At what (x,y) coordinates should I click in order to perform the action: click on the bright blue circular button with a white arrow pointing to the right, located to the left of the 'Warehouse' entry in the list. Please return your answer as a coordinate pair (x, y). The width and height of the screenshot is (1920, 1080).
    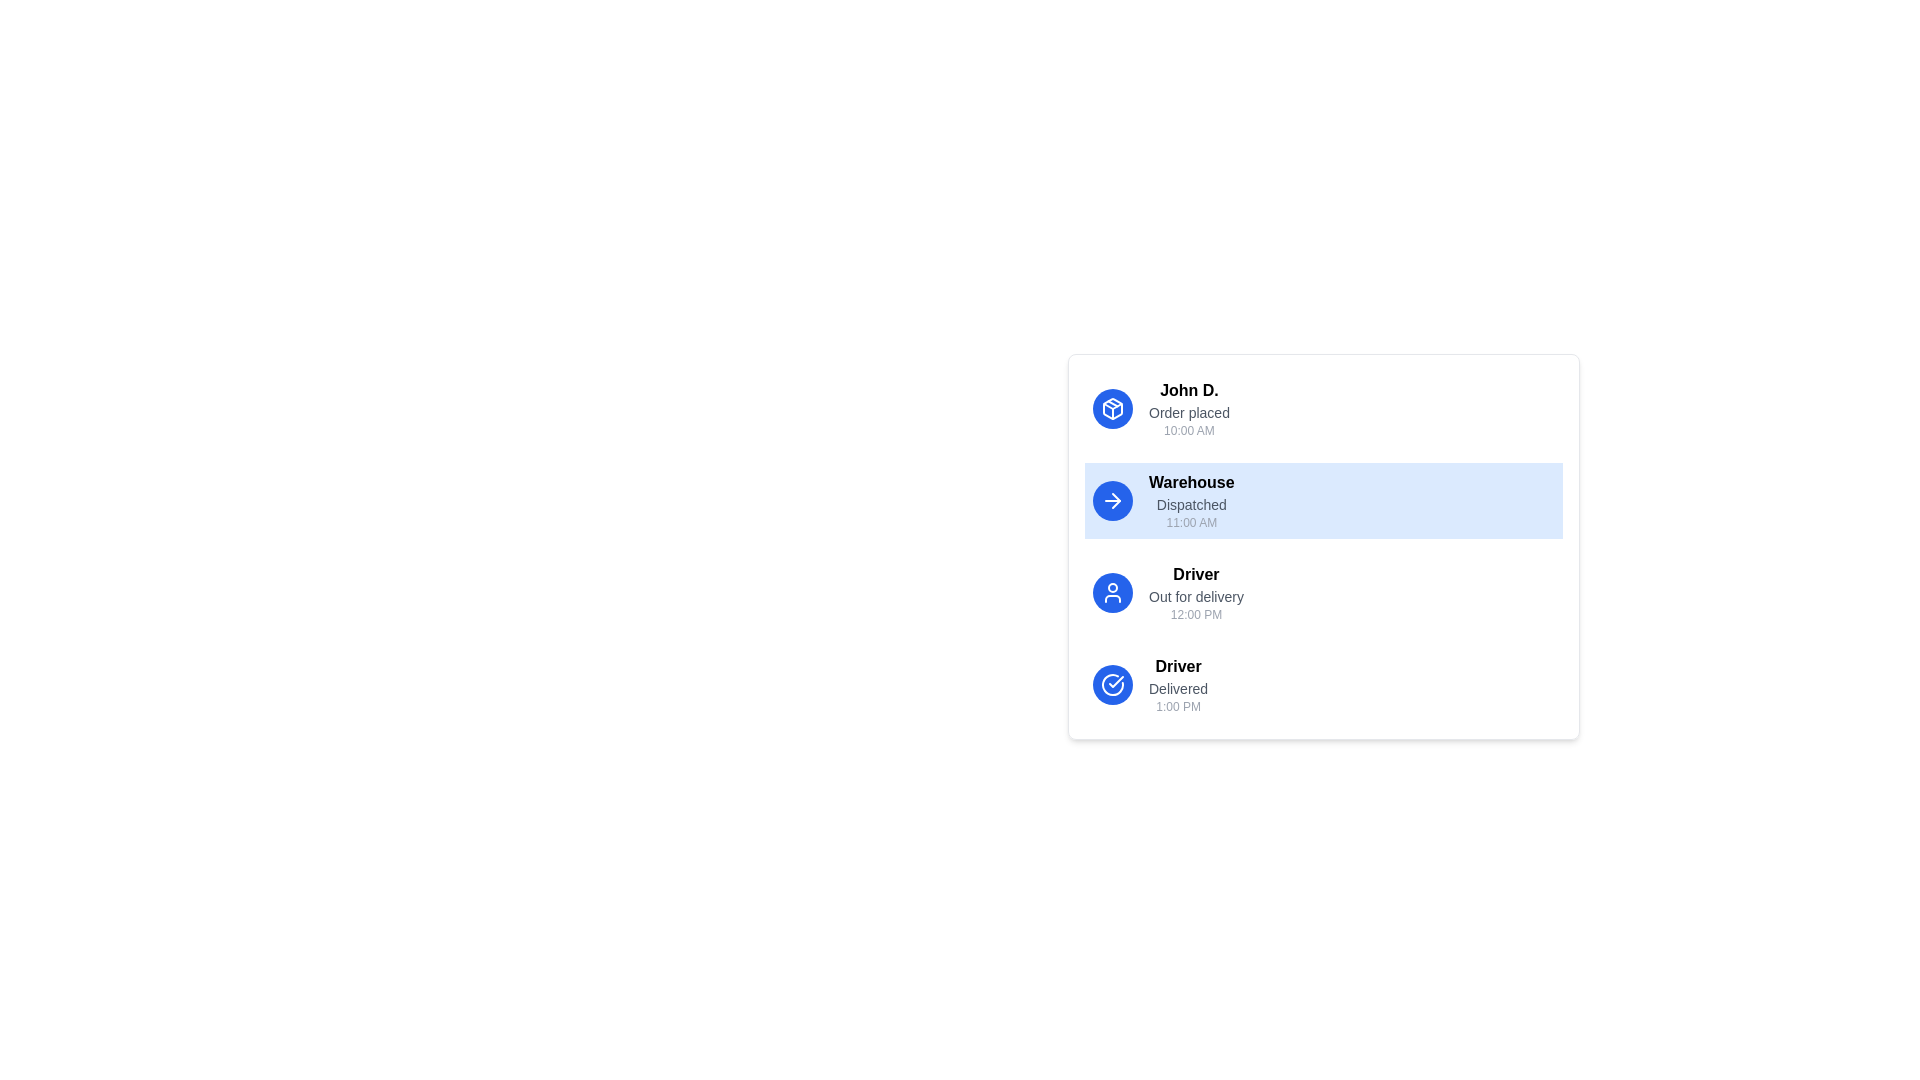
    Looking at the image, I should click on (1112, 500).